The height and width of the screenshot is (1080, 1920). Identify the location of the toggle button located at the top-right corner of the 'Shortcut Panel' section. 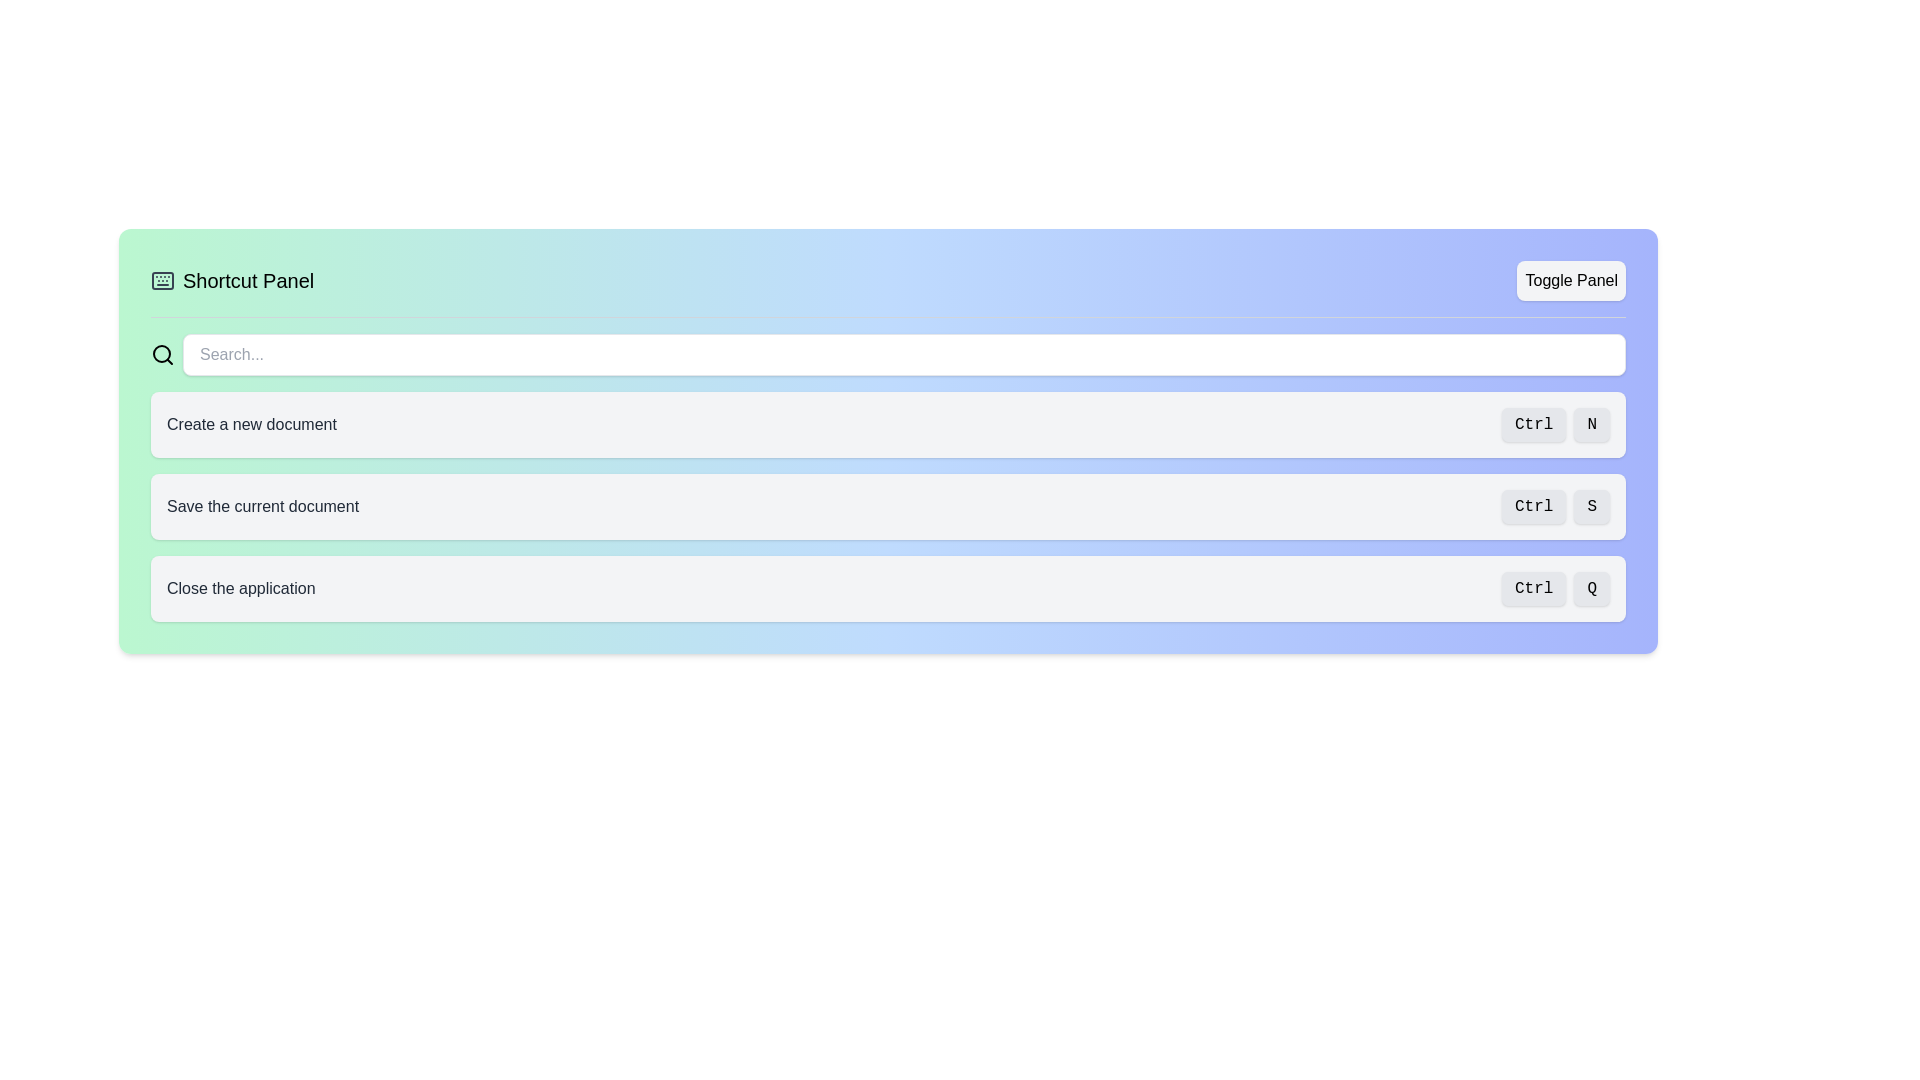
(1570, 281).